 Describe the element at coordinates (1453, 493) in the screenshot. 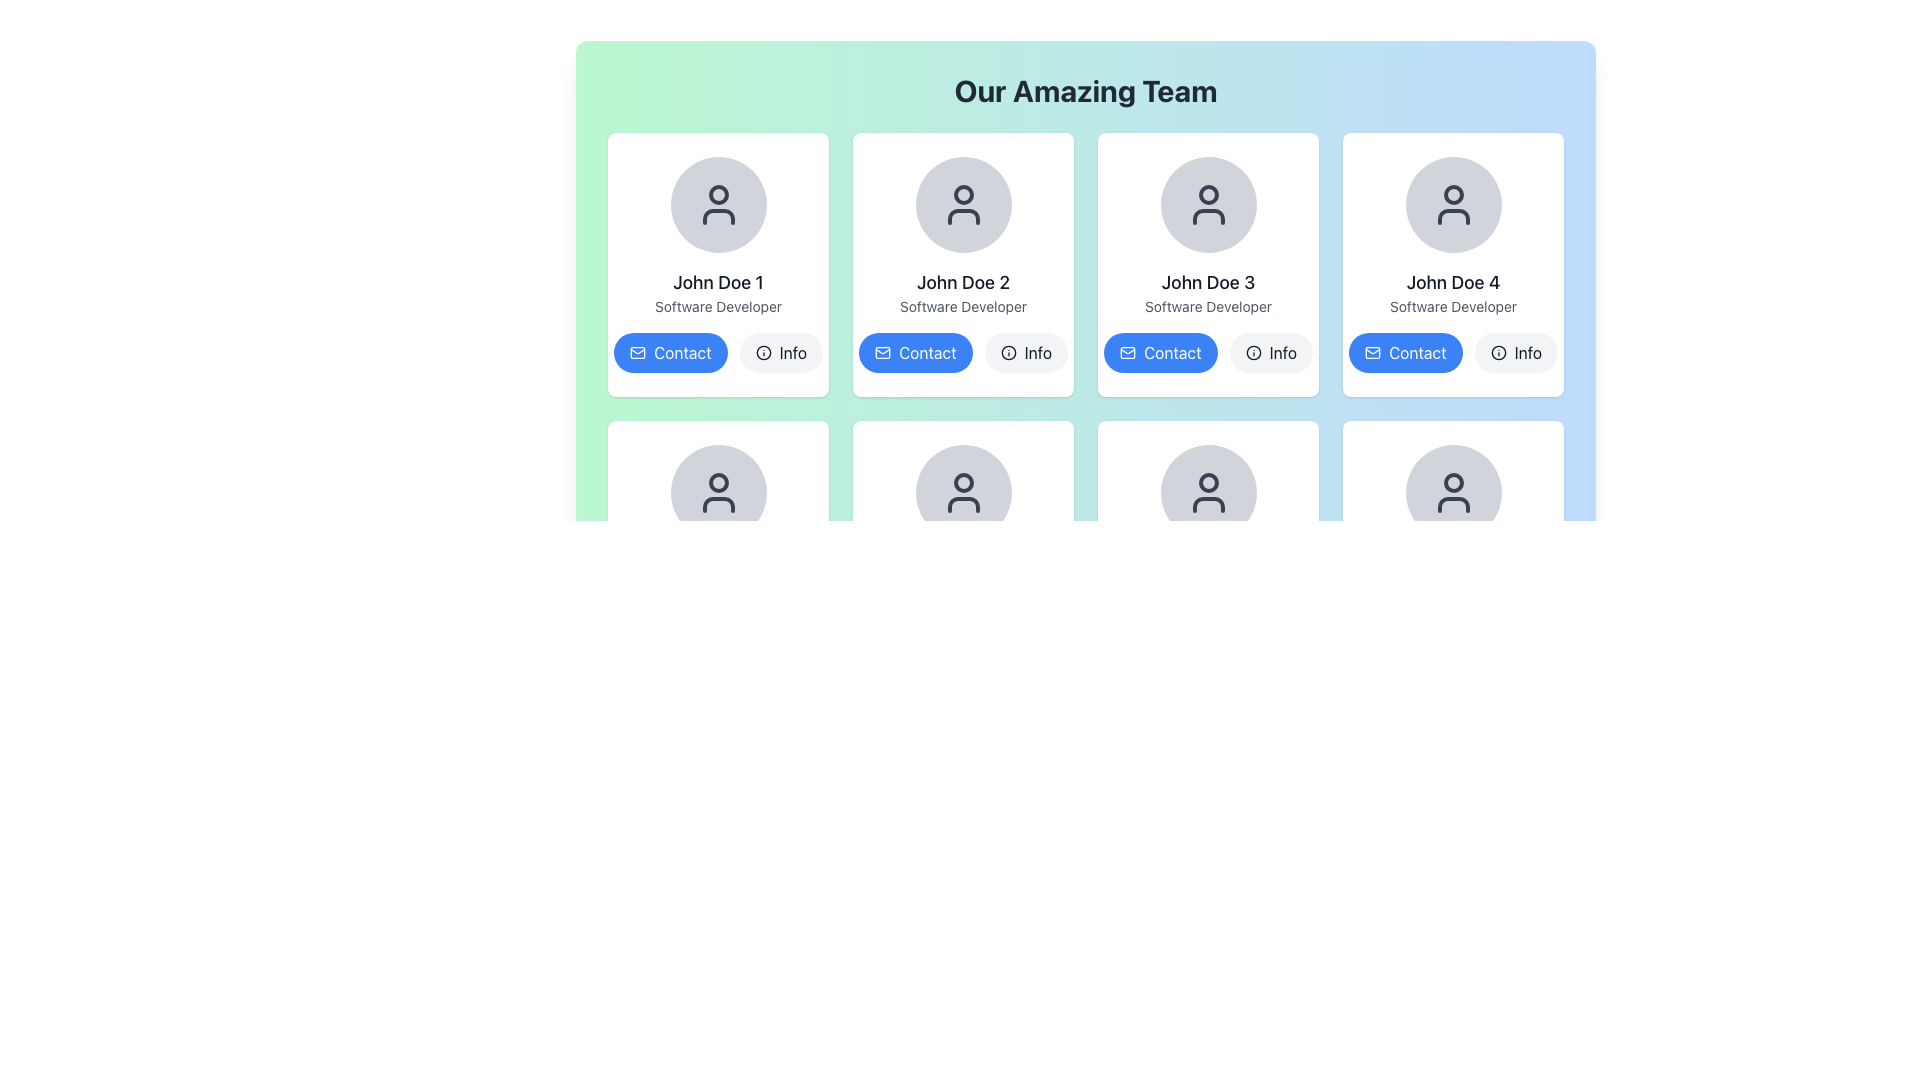

I see `the user profile icon located in the bottom row of the team member cards, specifically beneath the card for 'John Doe 4'` at that location.